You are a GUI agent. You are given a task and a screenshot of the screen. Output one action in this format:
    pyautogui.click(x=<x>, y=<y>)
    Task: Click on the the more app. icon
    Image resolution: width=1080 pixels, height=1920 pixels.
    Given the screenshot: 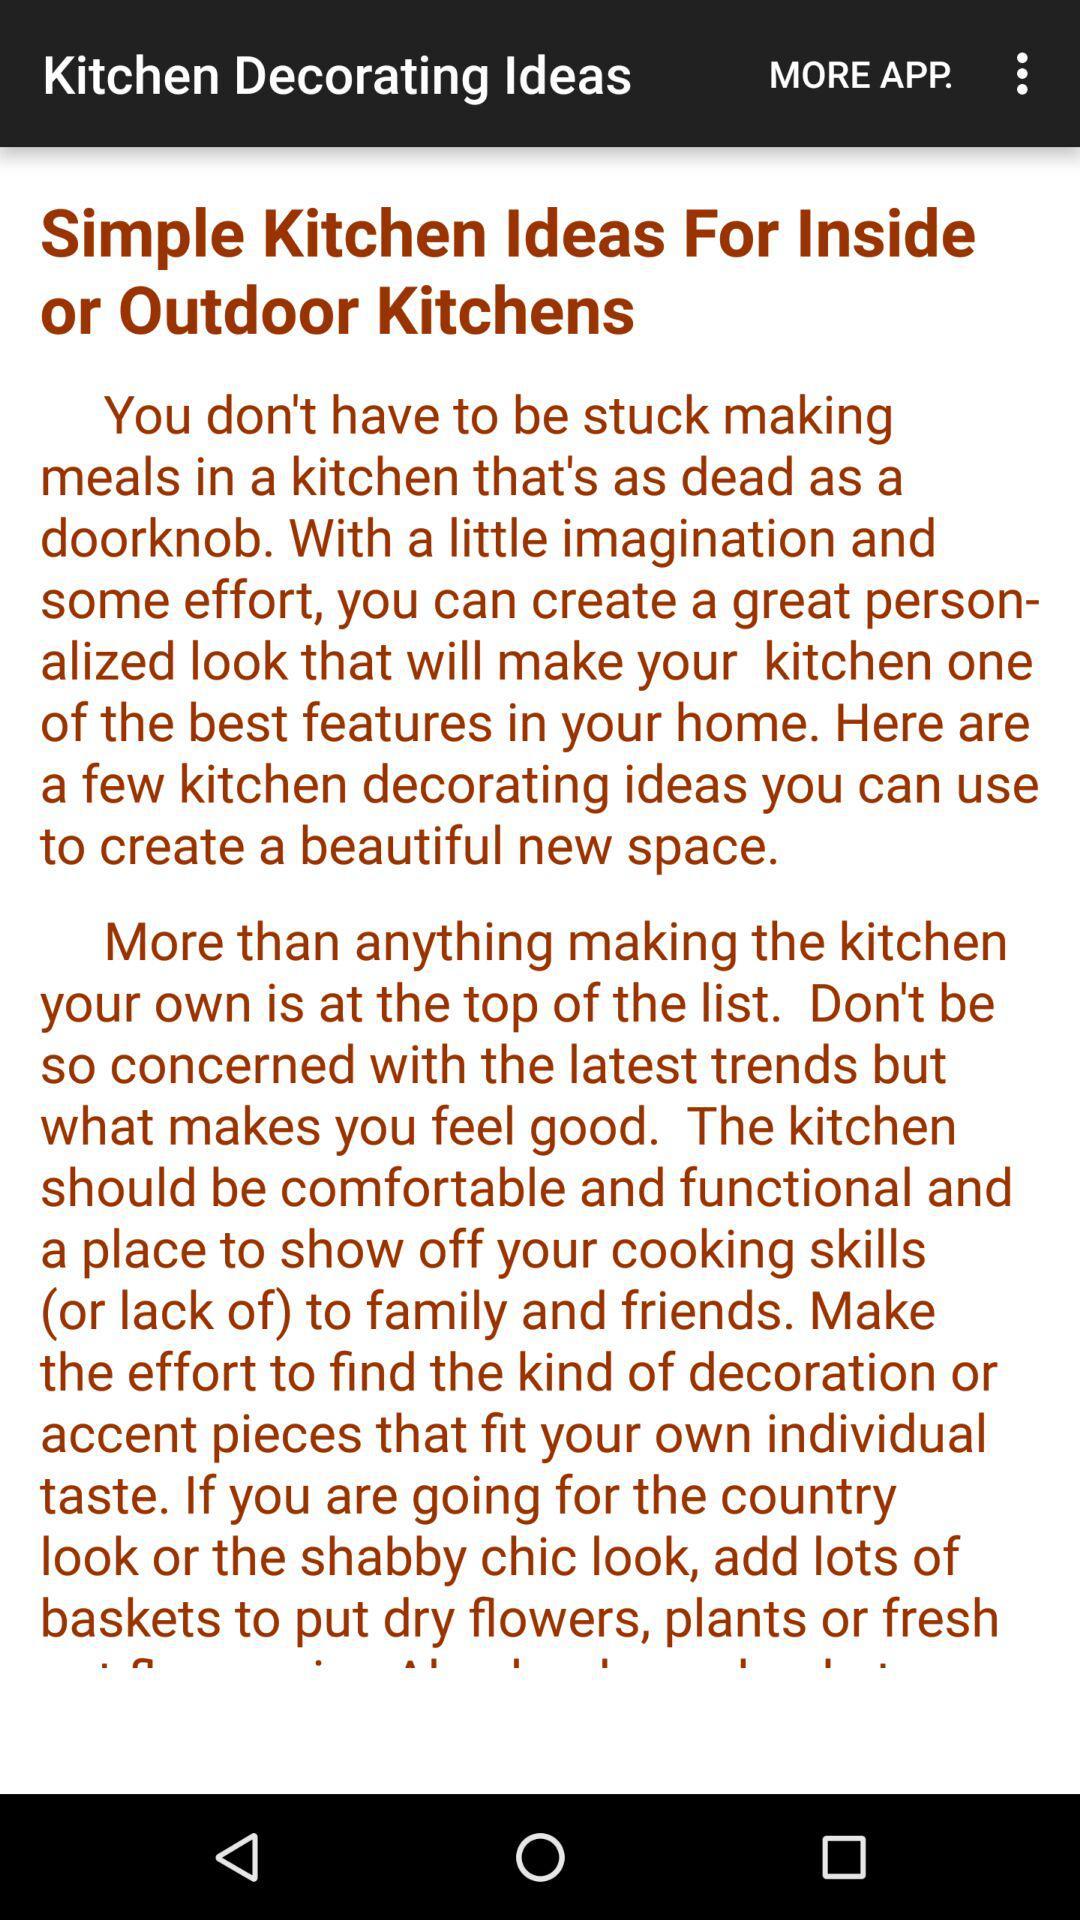 What is the action you would take?
    pyautogui.click(x=860, y=73)
    